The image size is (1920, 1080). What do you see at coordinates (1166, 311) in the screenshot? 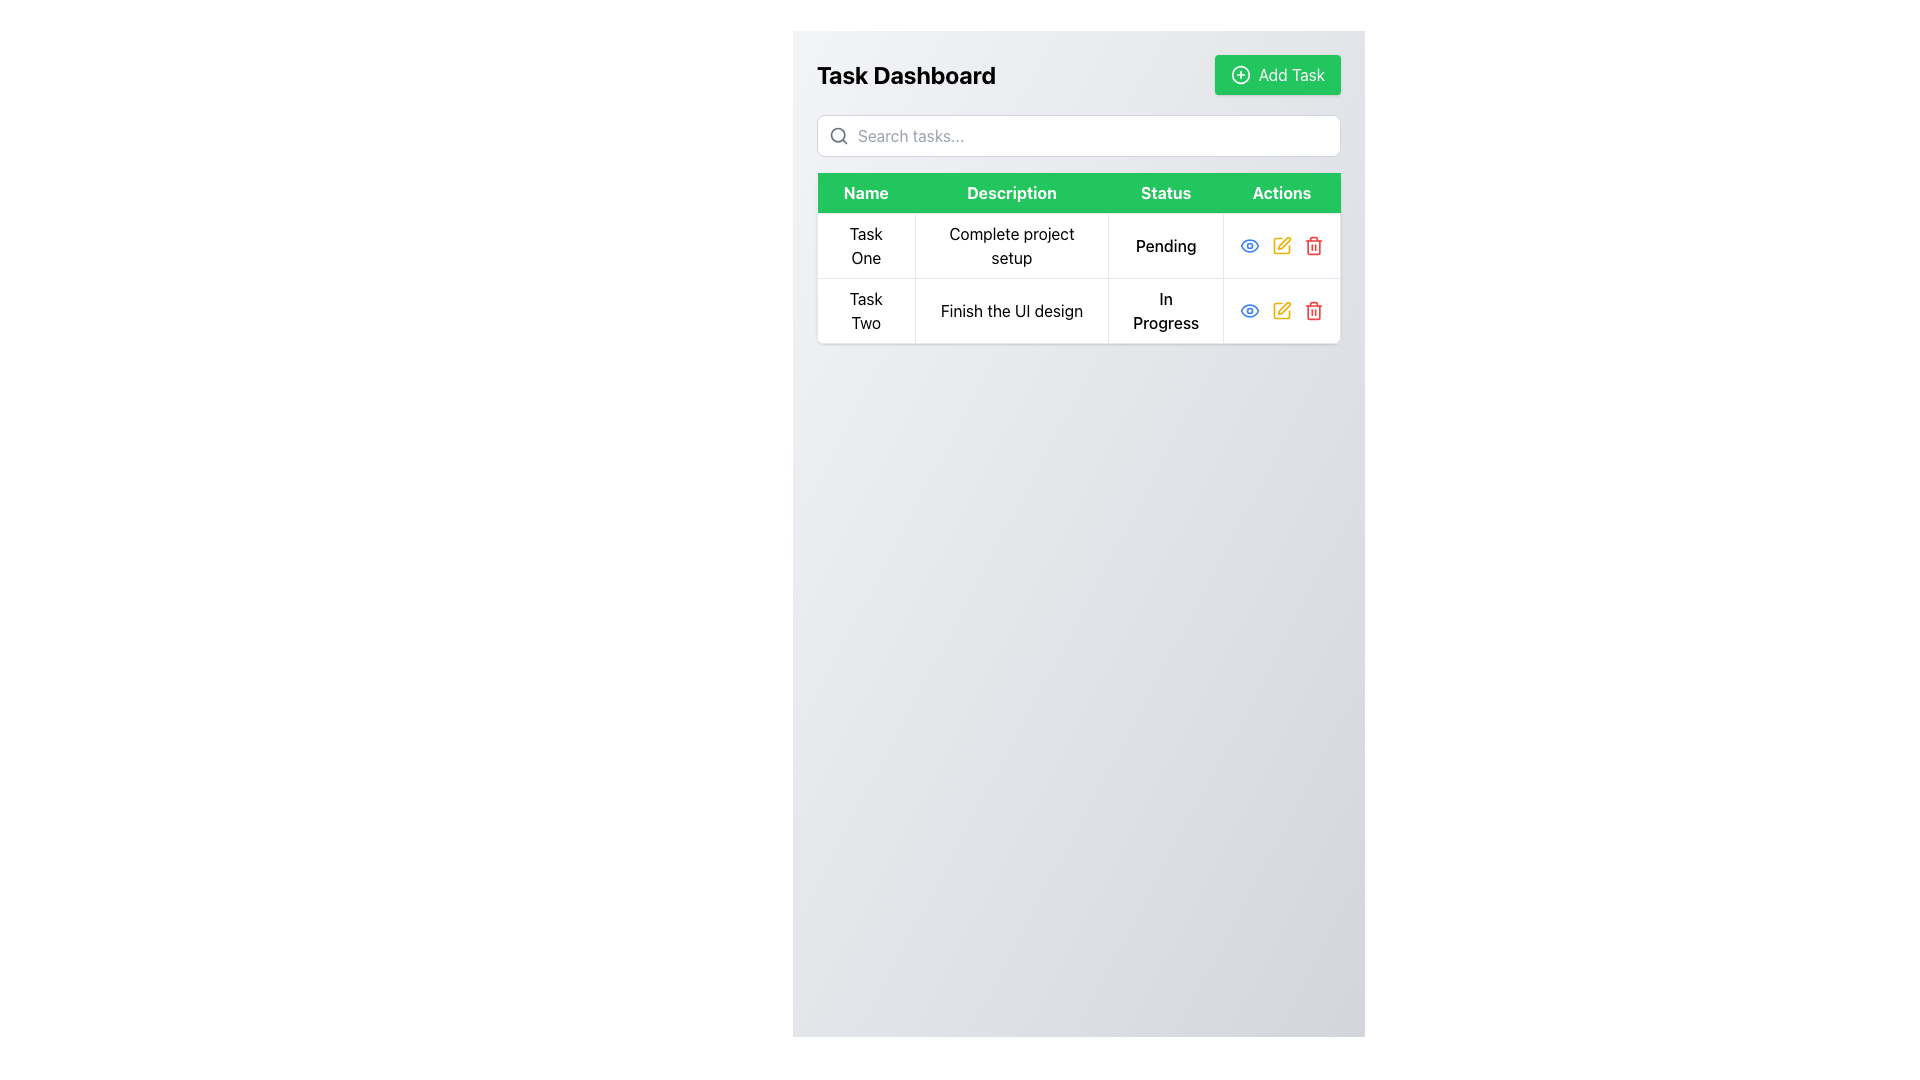
I see `the Static Text Label displaying the current status 'In Progress' of the task 'Finish the UI design' located in the second row of the task table` at bounding box center [1166, 311].